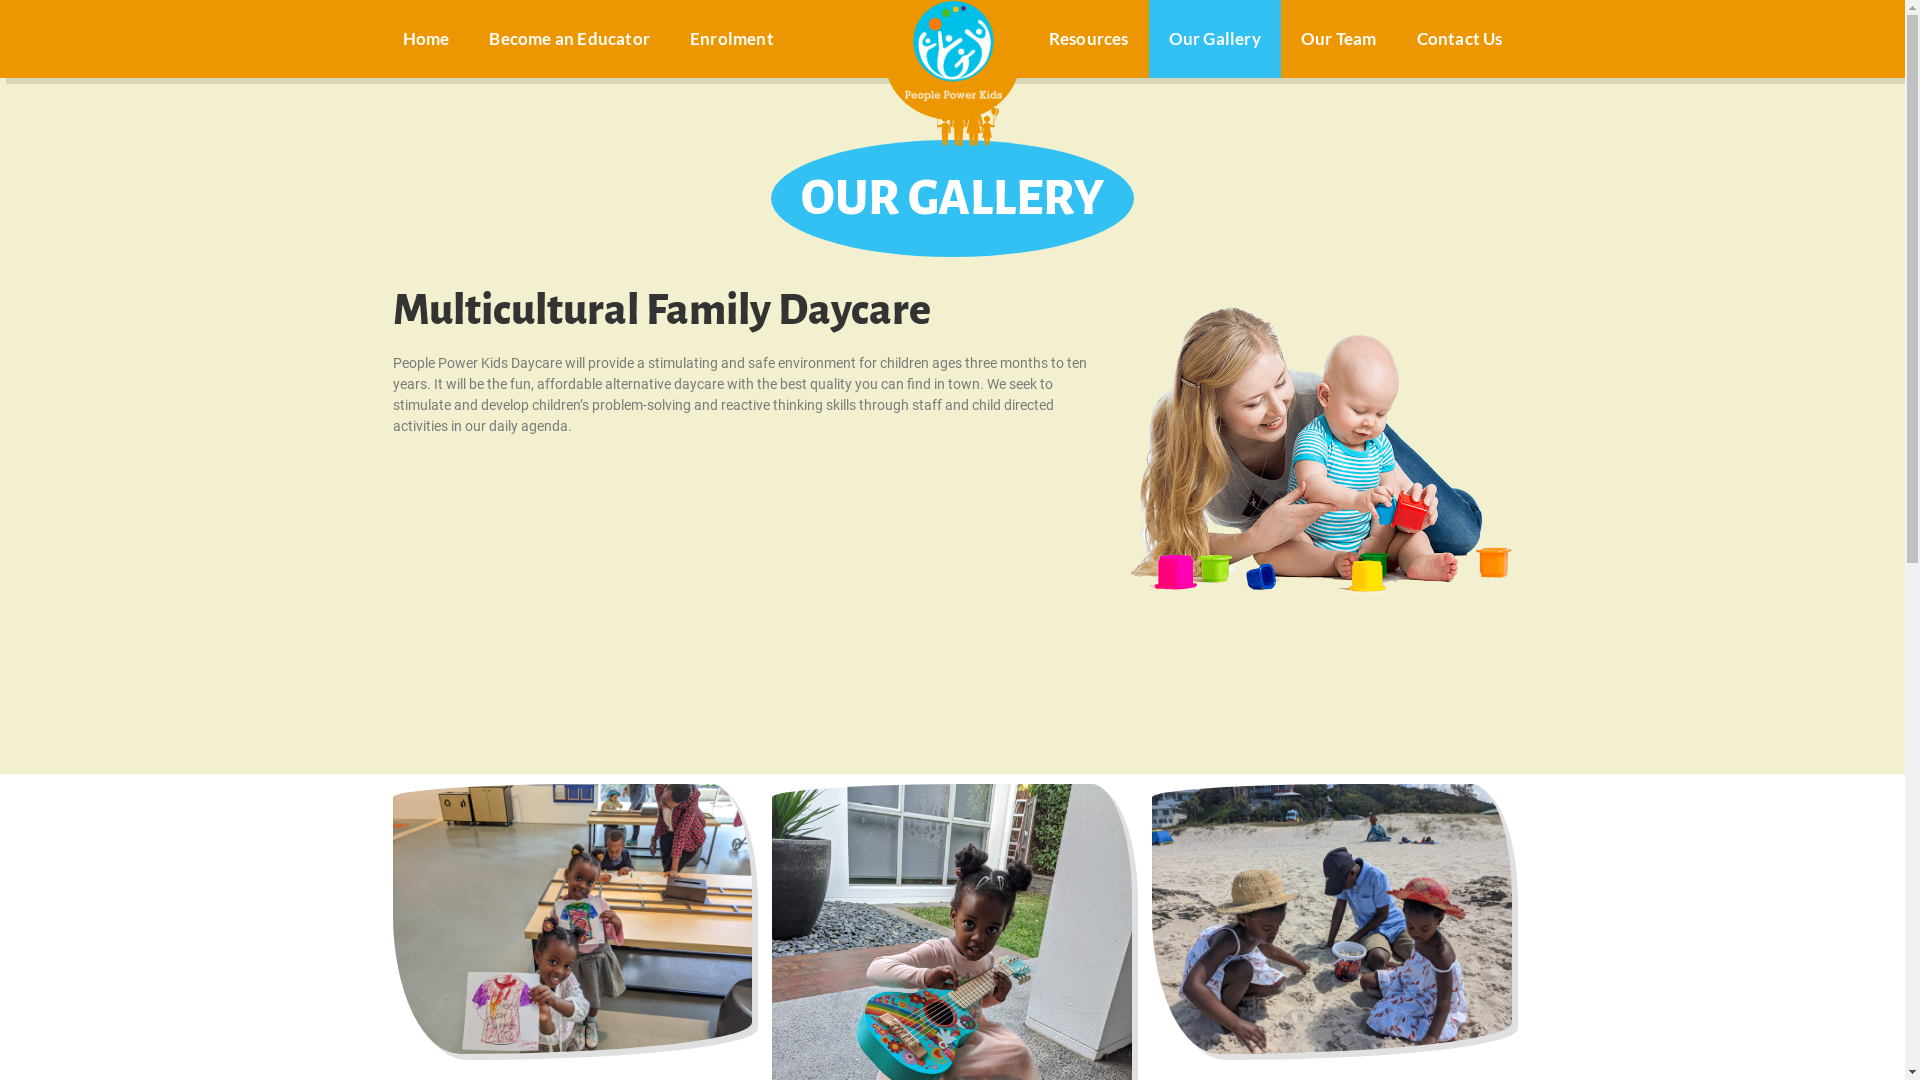 The image size is (1920, 1080). Describe the element at coordinates (1459, 38) in the screenshot. I see `'Contact Us'` at that location.